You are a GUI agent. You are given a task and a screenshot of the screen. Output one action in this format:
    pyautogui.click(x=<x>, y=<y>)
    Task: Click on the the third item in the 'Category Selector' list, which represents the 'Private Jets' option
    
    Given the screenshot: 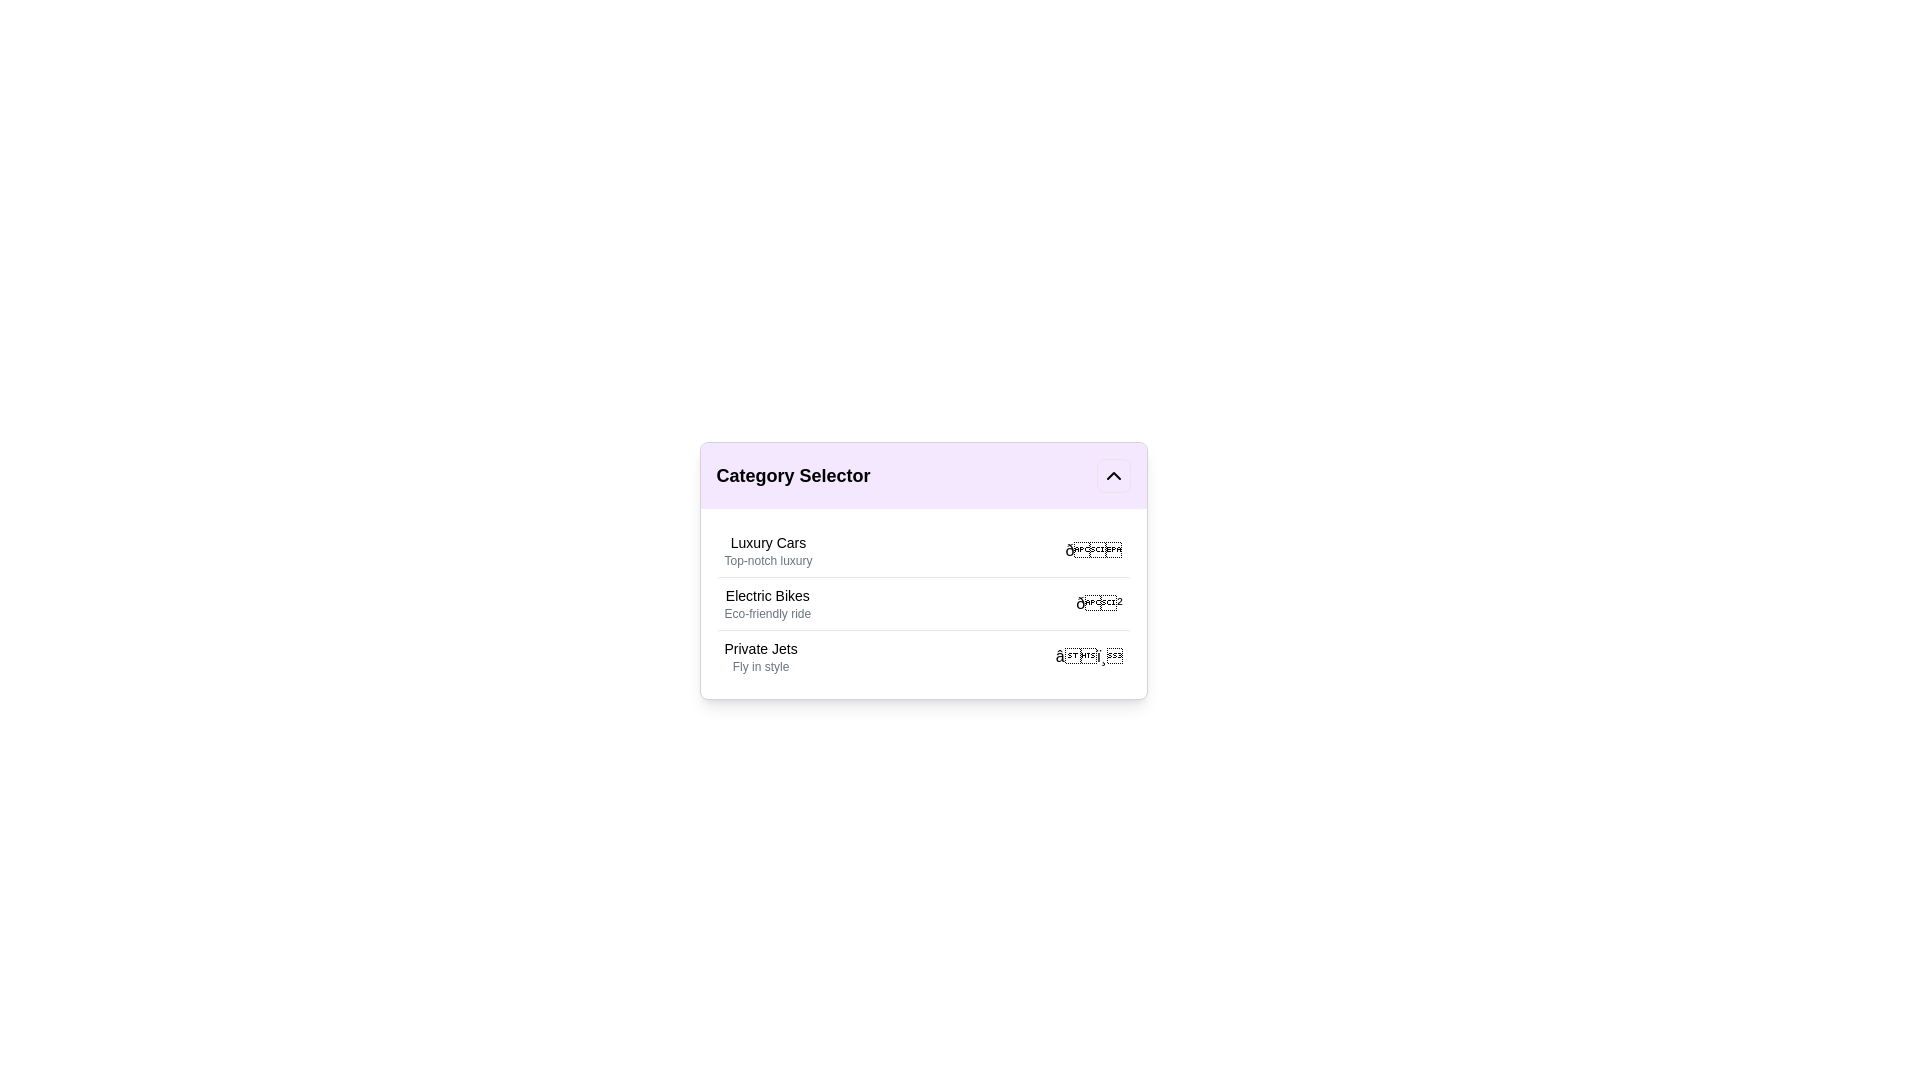 What is the action you would take?
    pyautogui.click(x=760, y=656)
    